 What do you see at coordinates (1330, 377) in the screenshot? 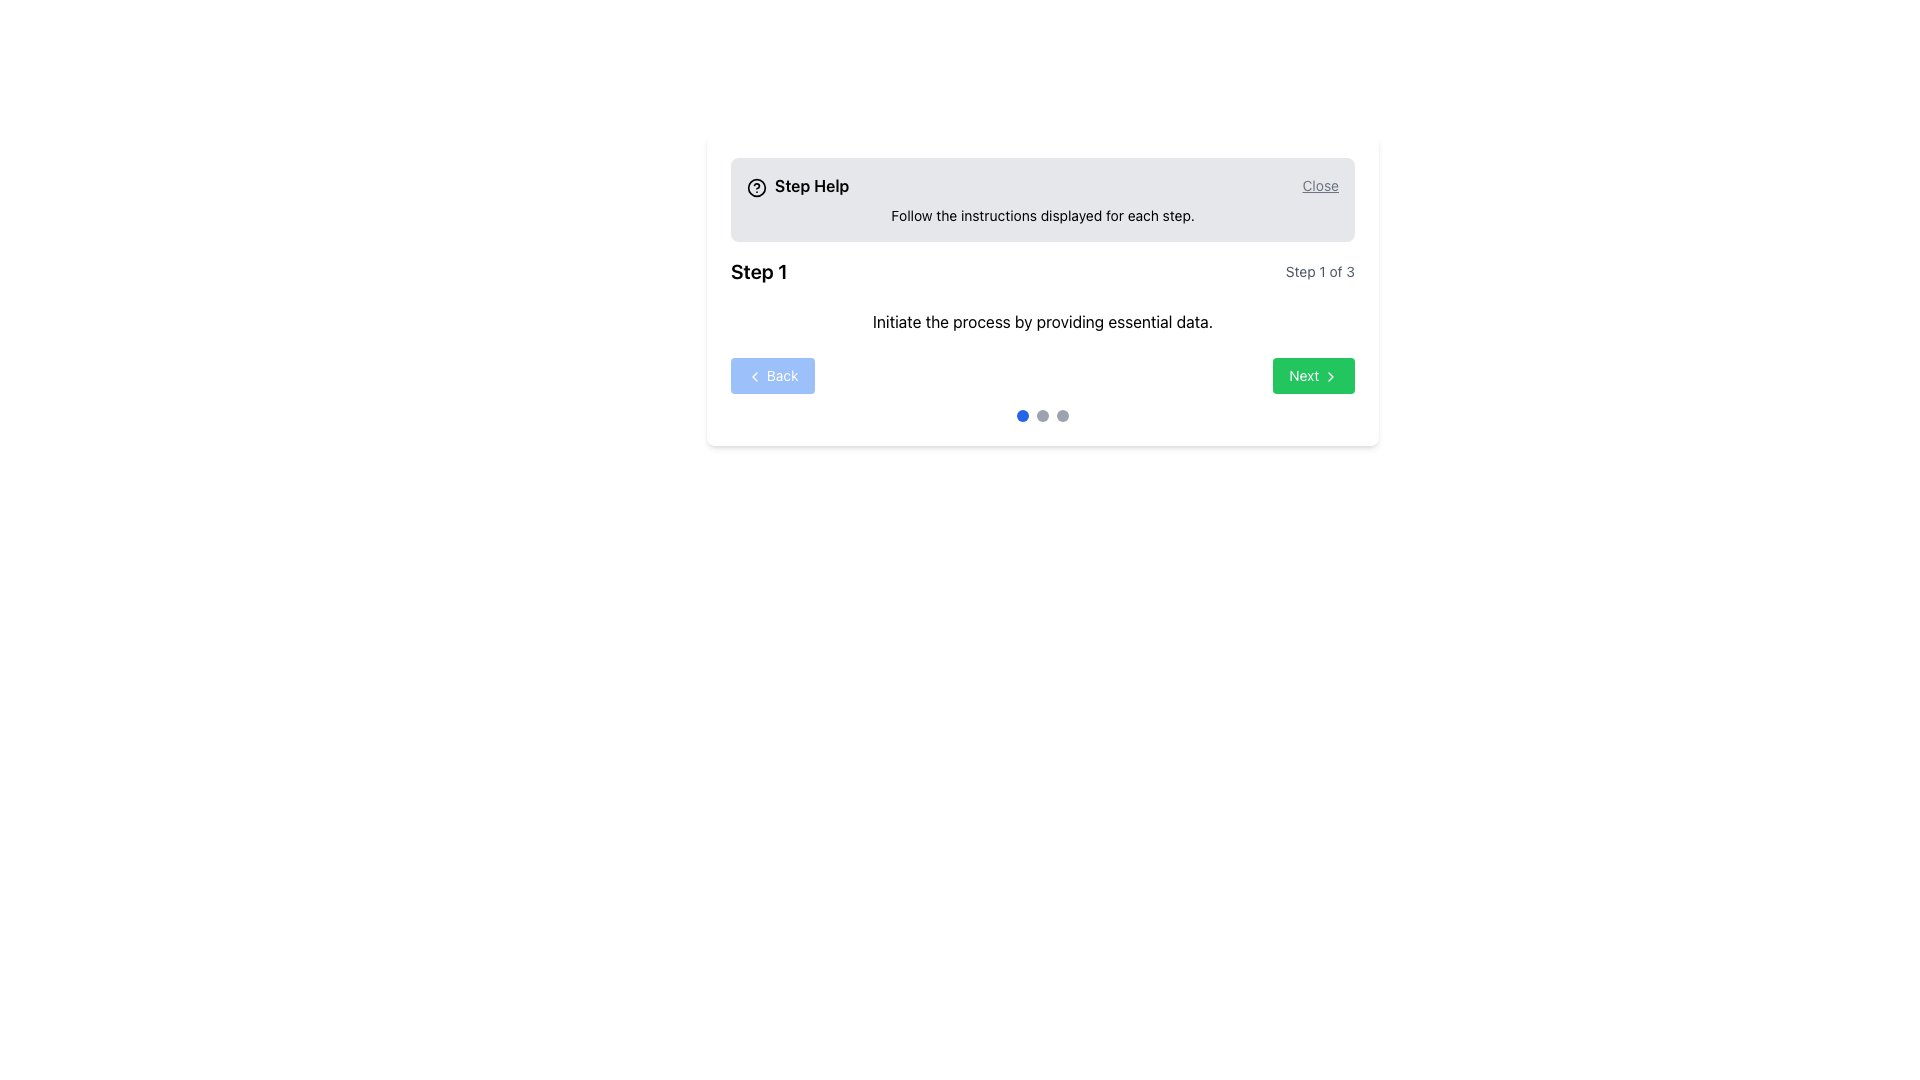
I see `the chevron icon on the right edge of the green 'Next' button` at bounding box center [1330, 377].